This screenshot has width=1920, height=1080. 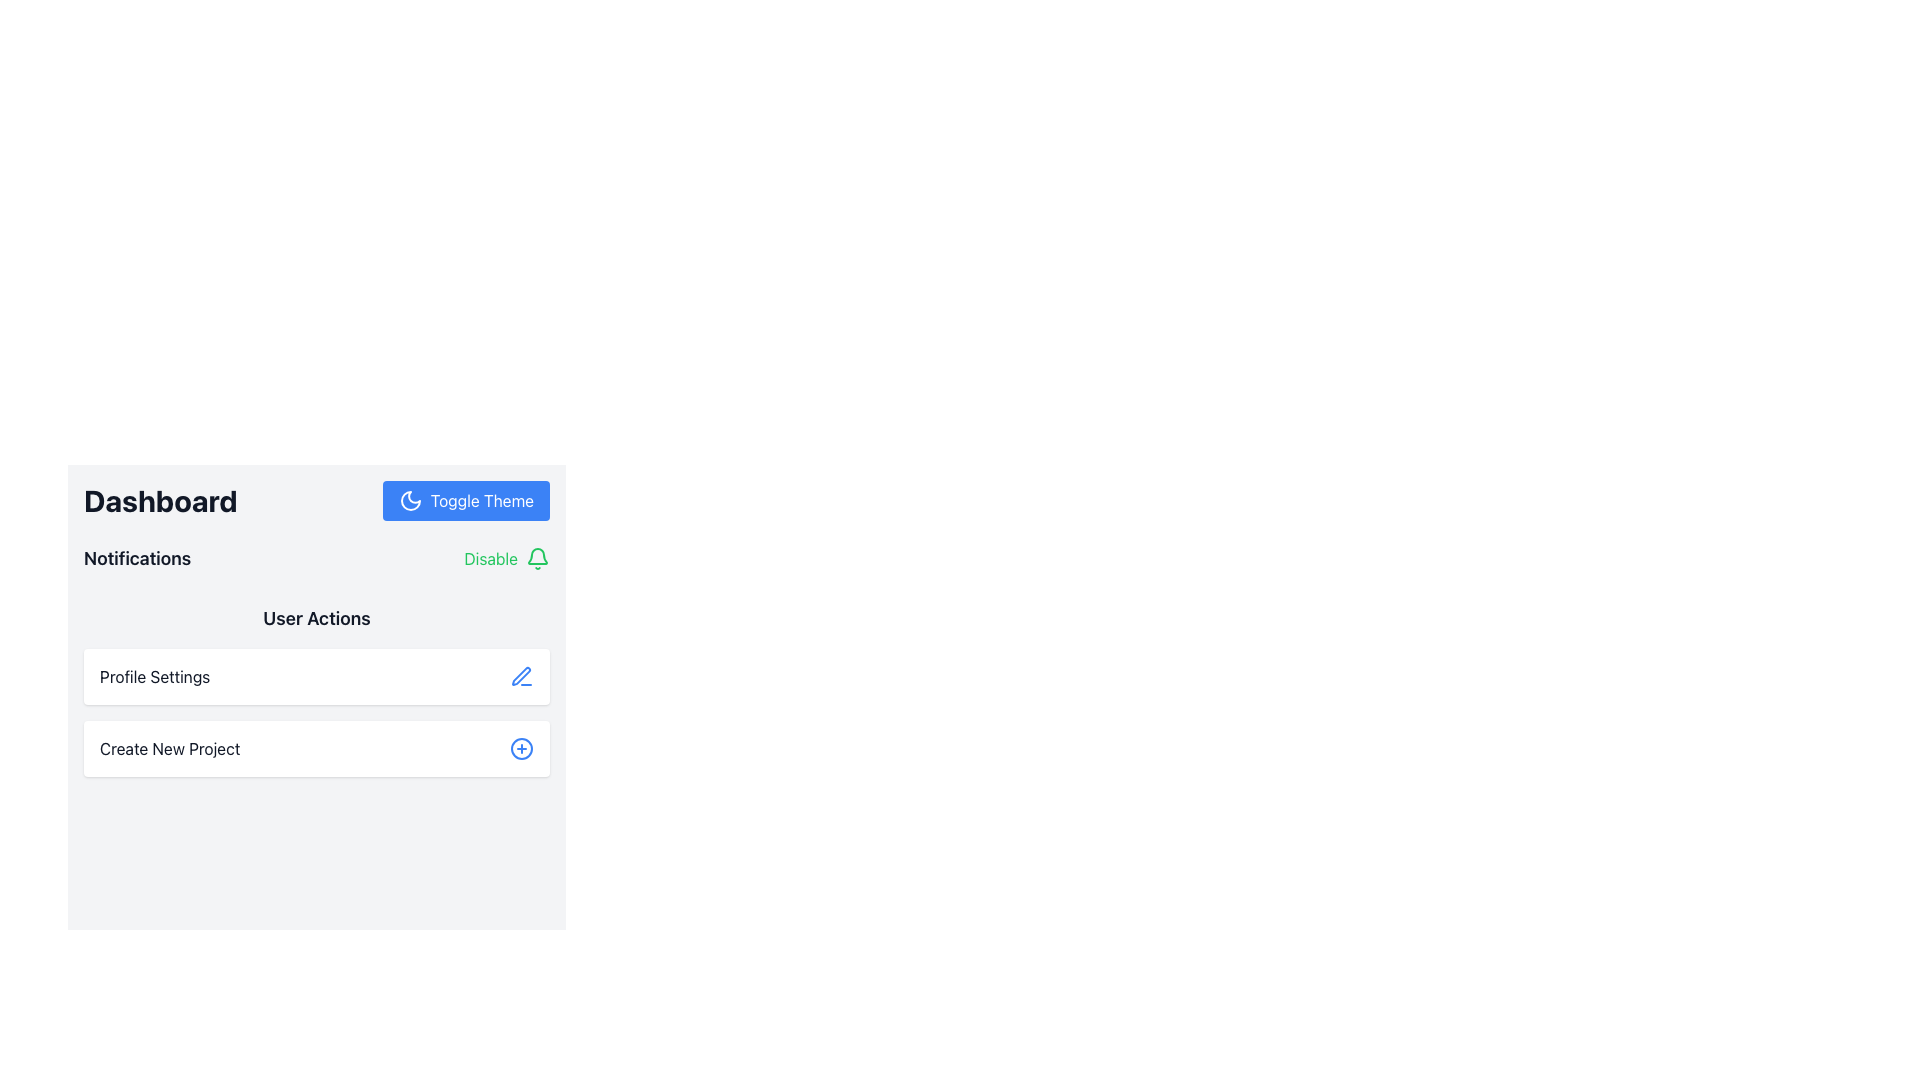 What do you see at coordinates (537, 559) in the screenshot?
I see `the bell-shaped notification icon with a green border, located adjacent to the 'Disable' text label in the top-right corner of the widget section` at bounding box center [537, 559].